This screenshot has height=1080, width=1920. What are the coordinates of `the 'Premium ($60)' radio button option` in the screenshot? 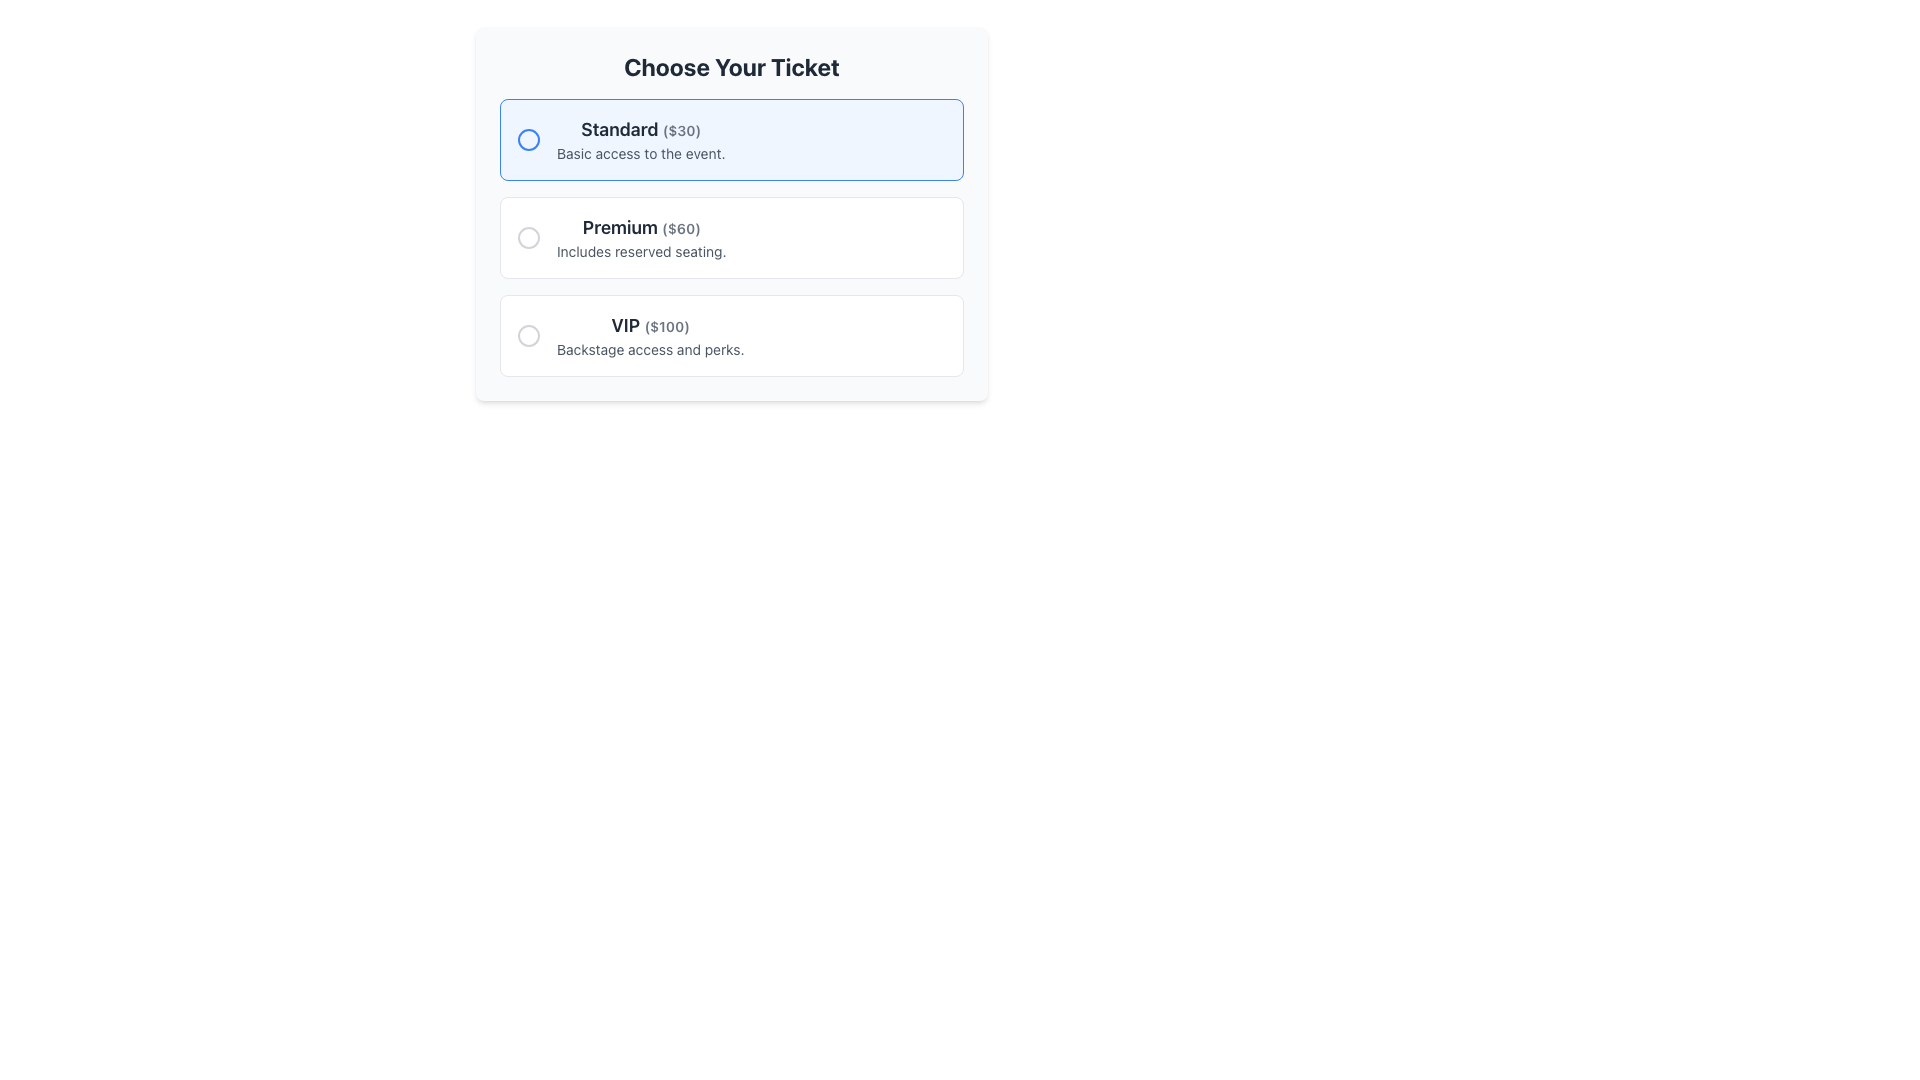 It's located at (730, 237).